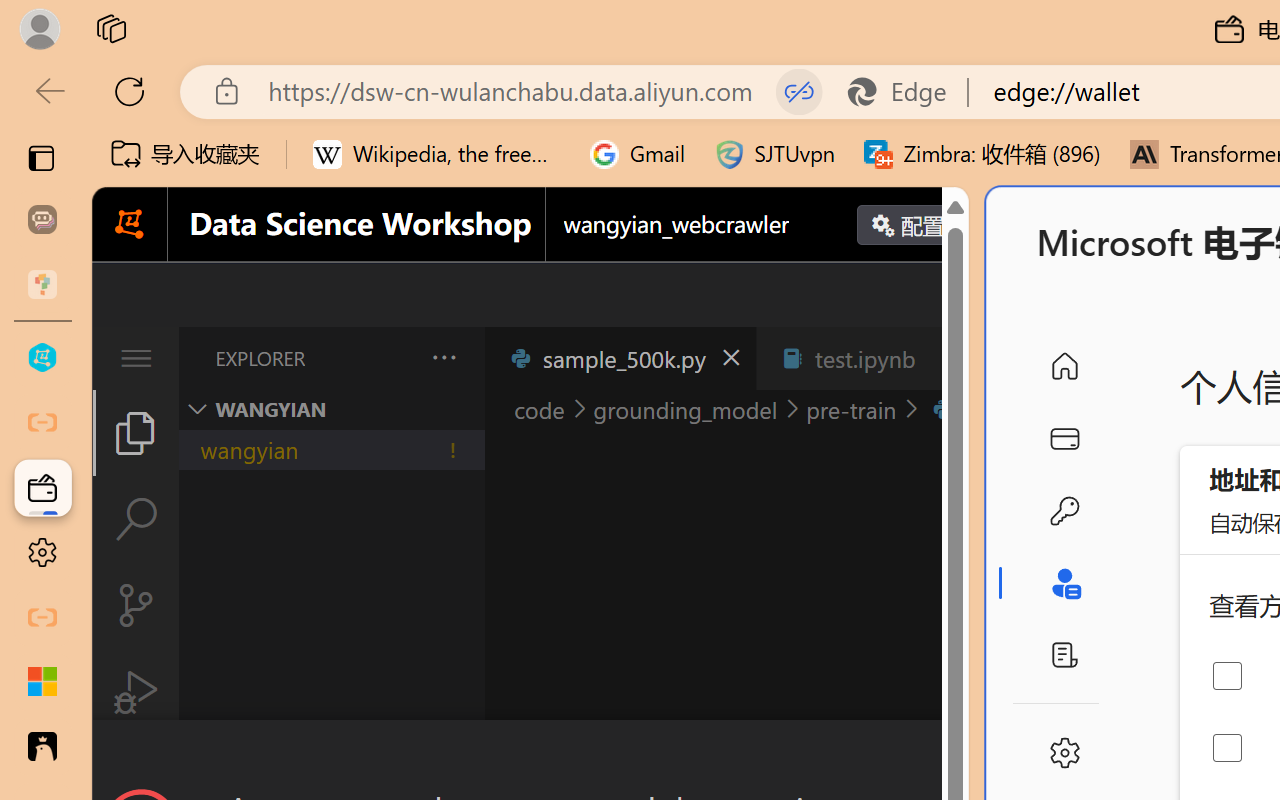 The height and width of the screenshot is (800, 1280). Describe the element at coordinates (441, 357) in the screenshot. I see `'Views and More Actions...'` at that location.